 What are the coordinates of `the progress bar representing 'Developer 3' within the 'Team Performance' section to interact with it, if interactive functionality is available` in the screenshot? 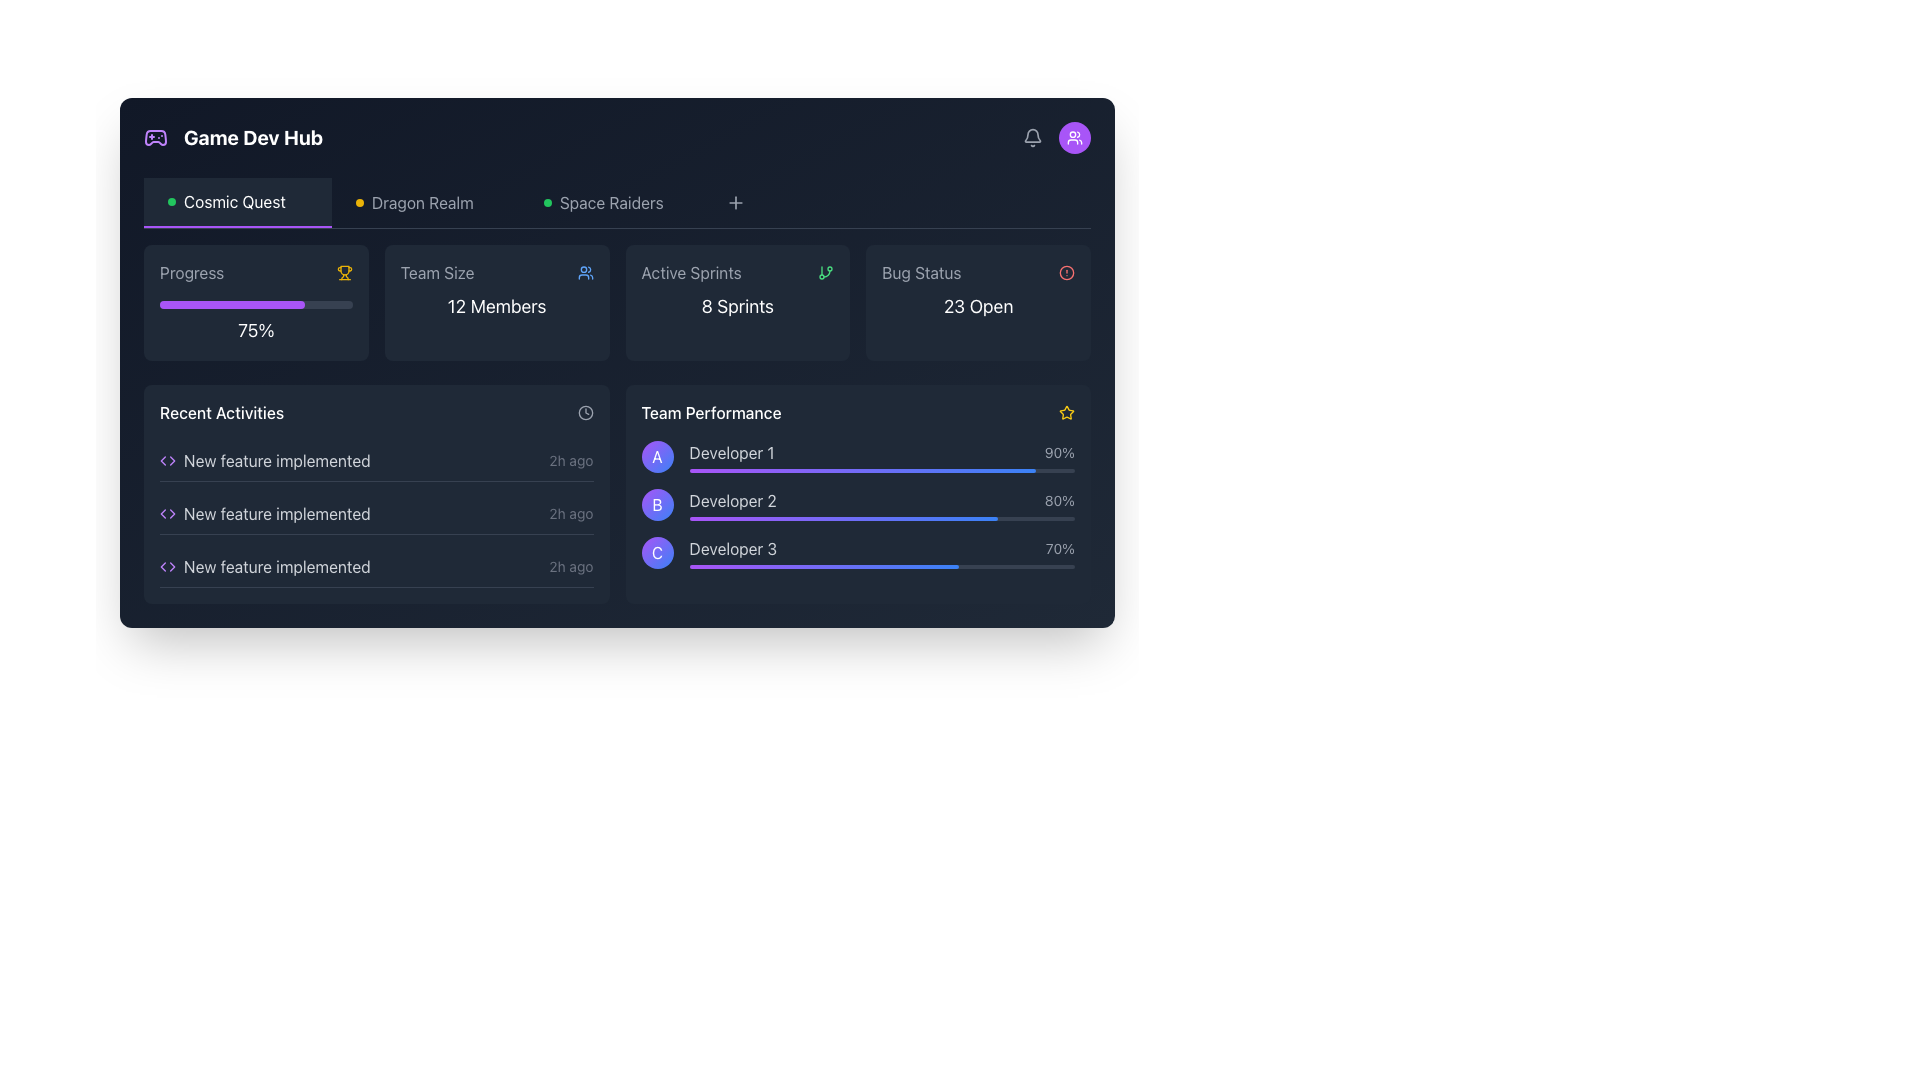 It's located at (824, 567).